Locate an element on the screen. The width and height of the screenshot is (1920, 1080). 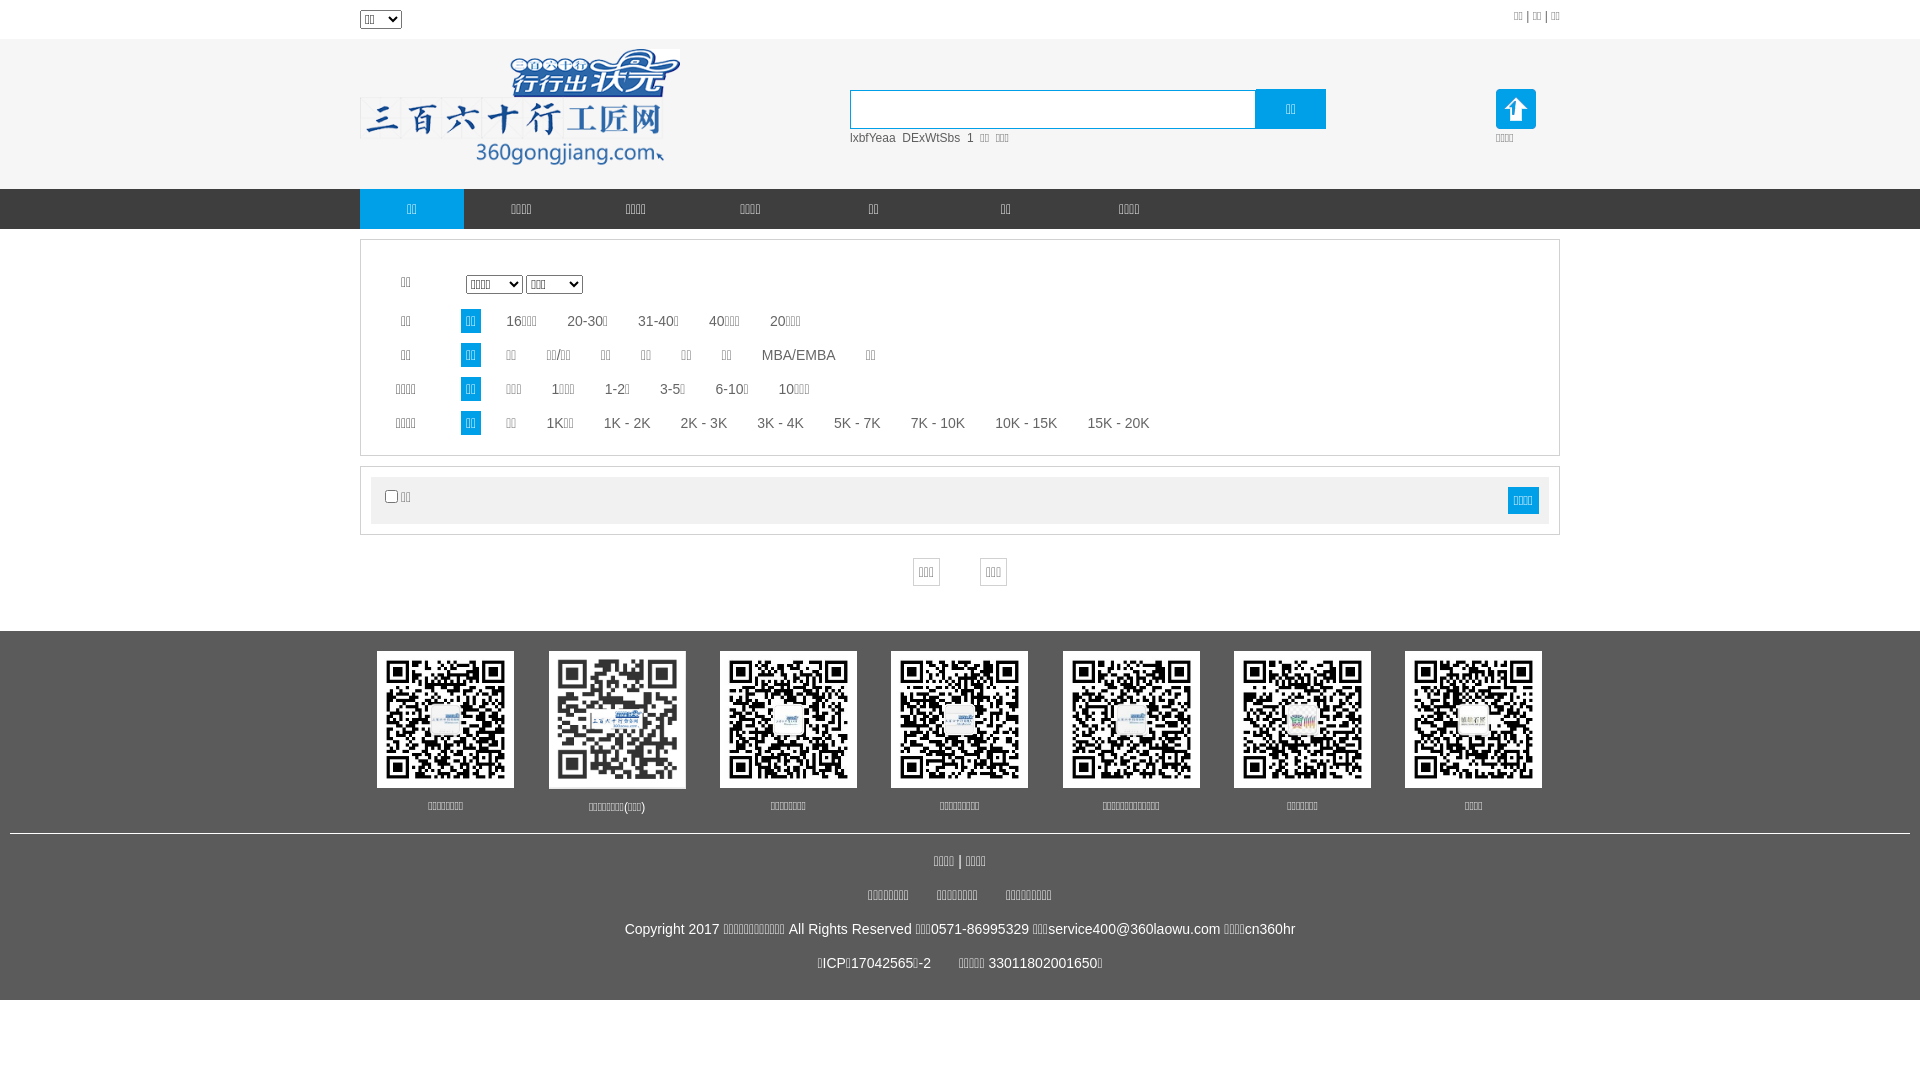
'15K - 20K' is located at coordinates (1117, 422).